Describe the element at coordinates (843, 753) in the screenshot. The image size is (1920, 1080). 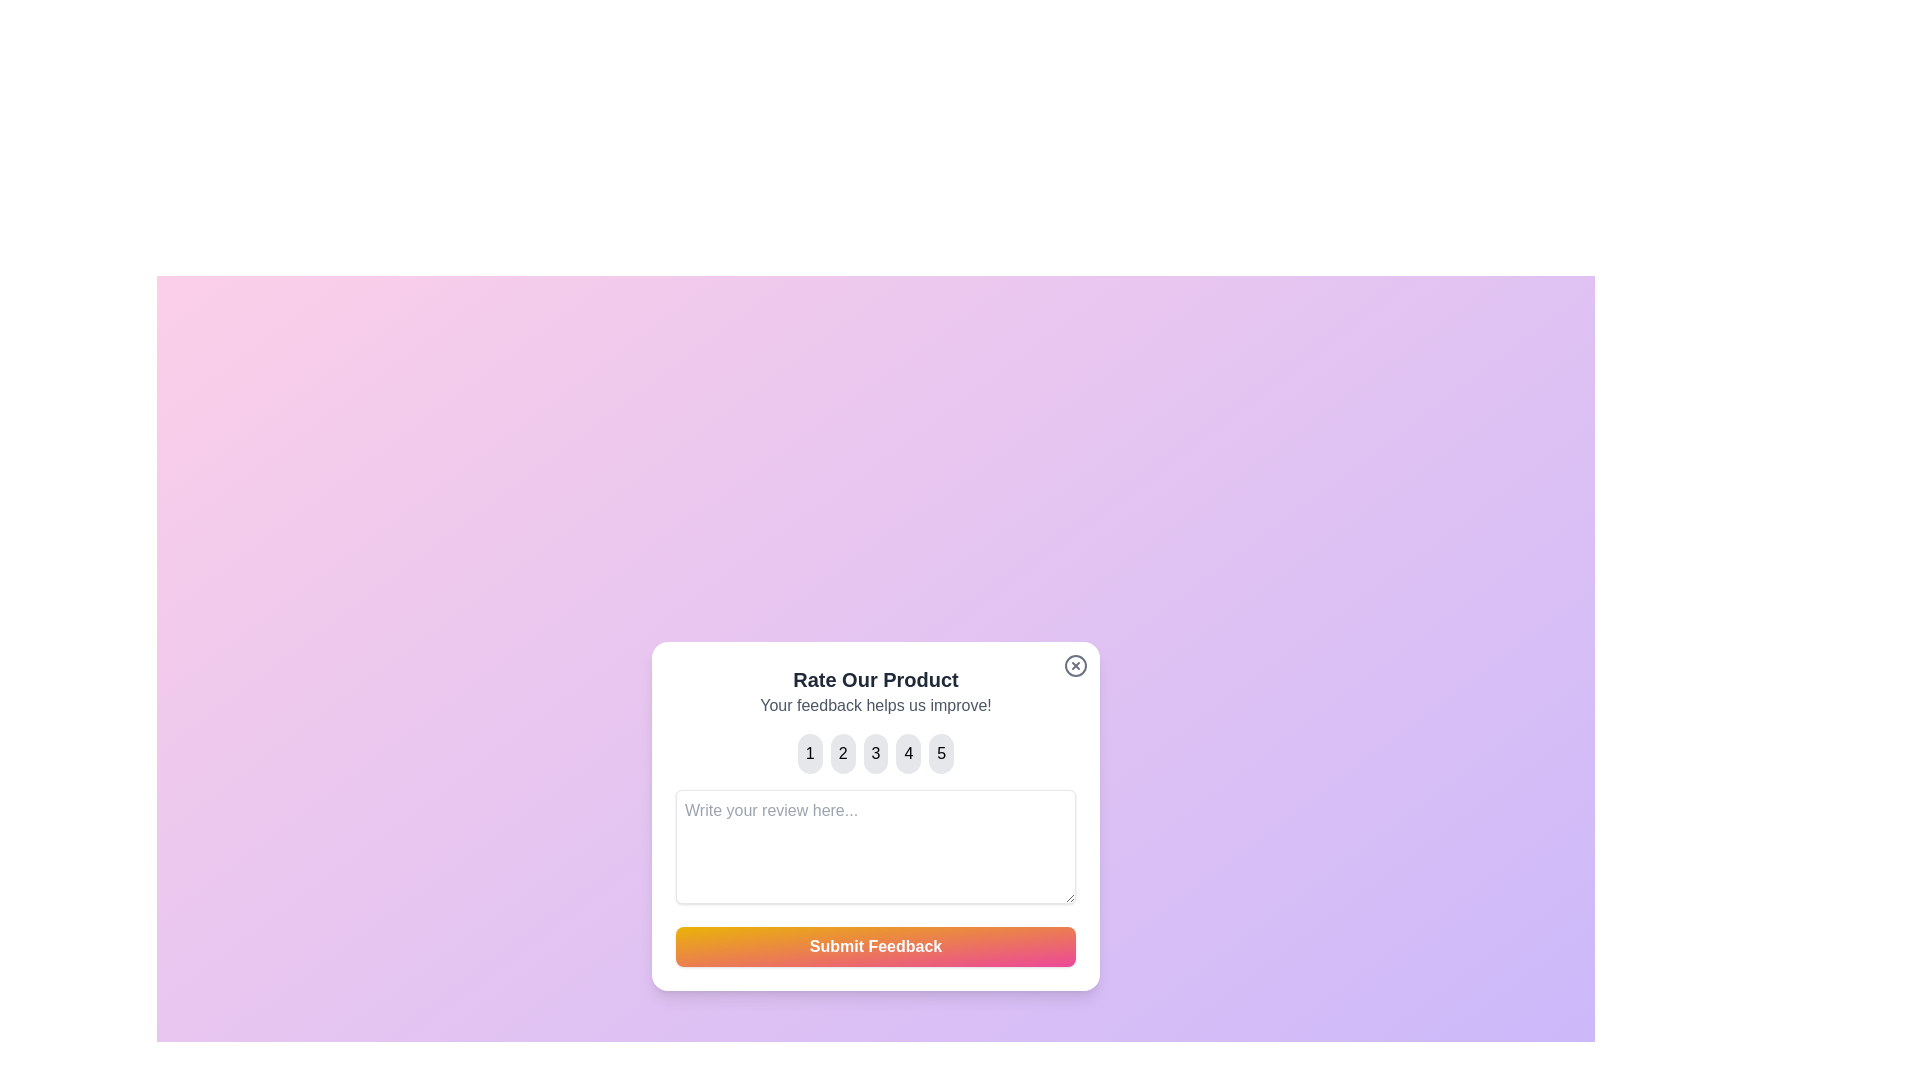
I see `the button corresponding to the rating 2` at that location.